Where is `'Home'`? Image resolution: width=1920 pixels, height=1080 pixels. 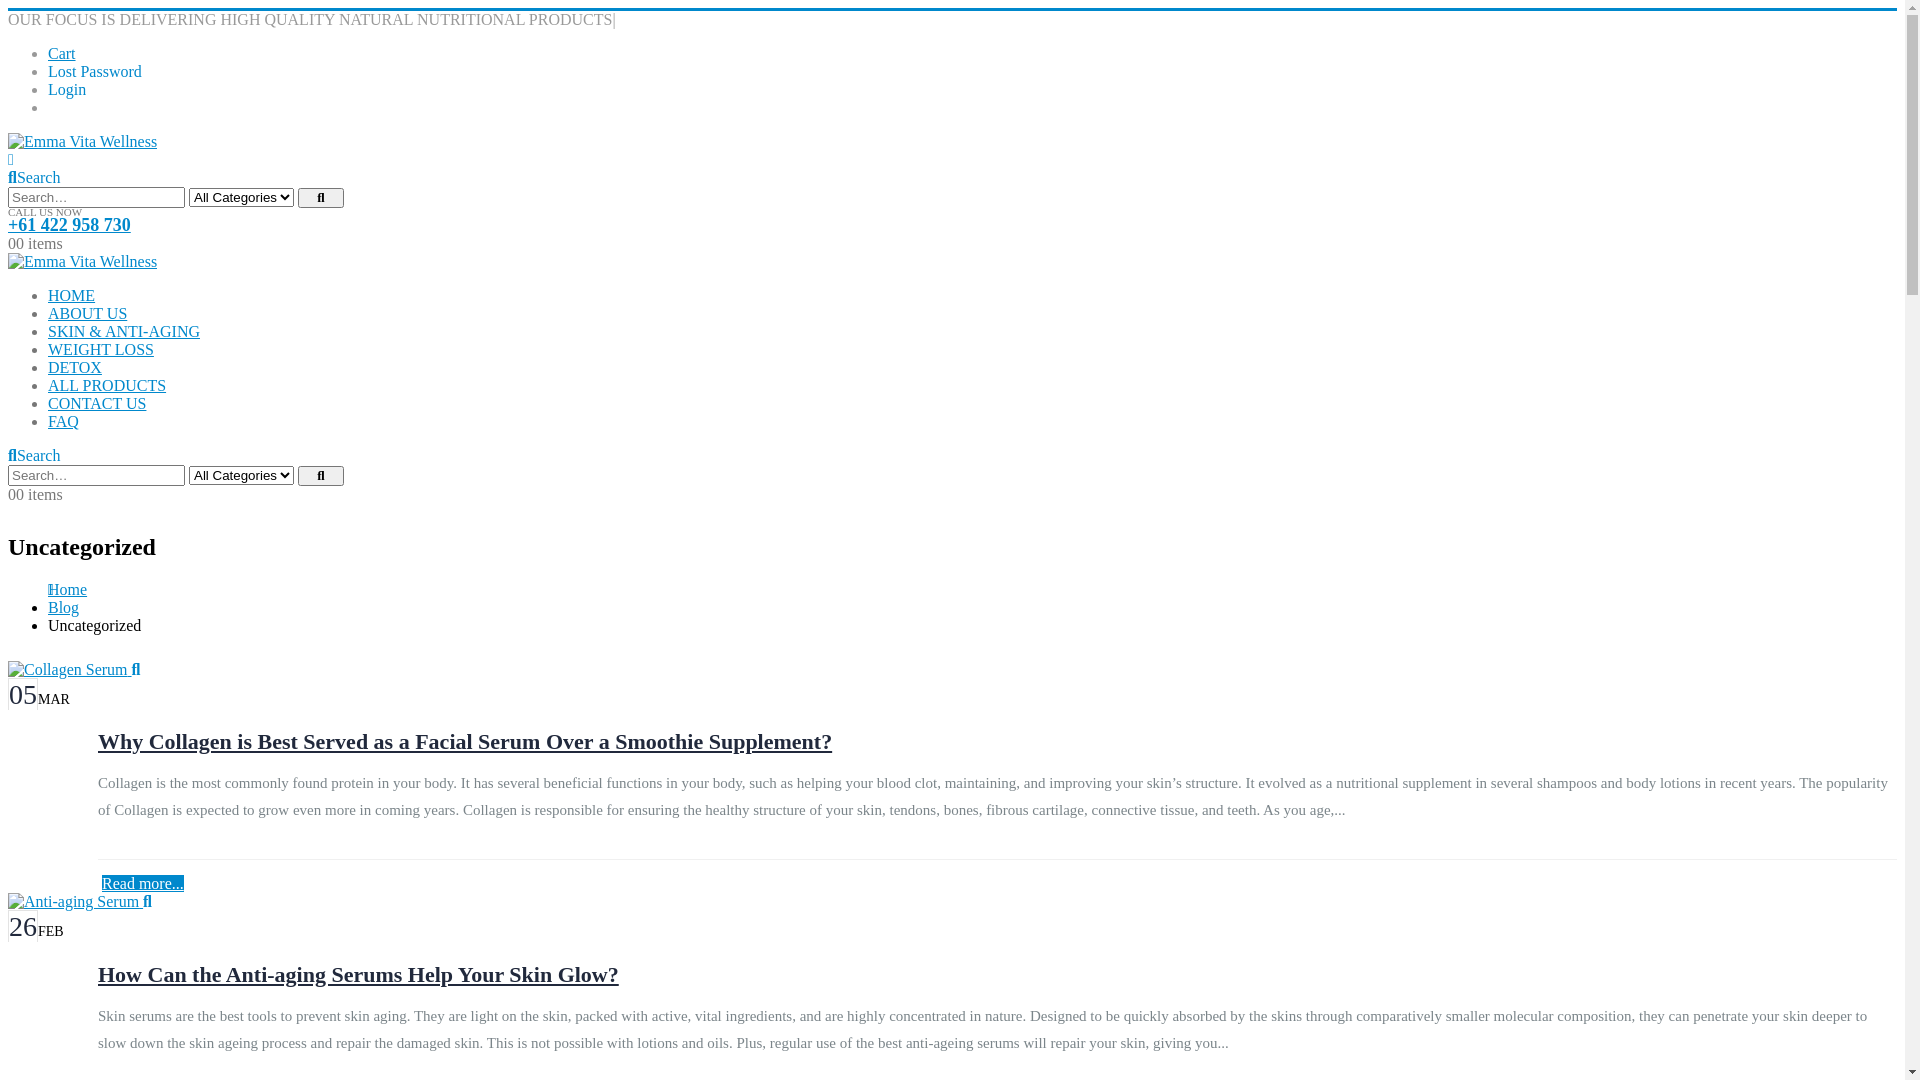 'Home' is located at coordinates (67, 588).